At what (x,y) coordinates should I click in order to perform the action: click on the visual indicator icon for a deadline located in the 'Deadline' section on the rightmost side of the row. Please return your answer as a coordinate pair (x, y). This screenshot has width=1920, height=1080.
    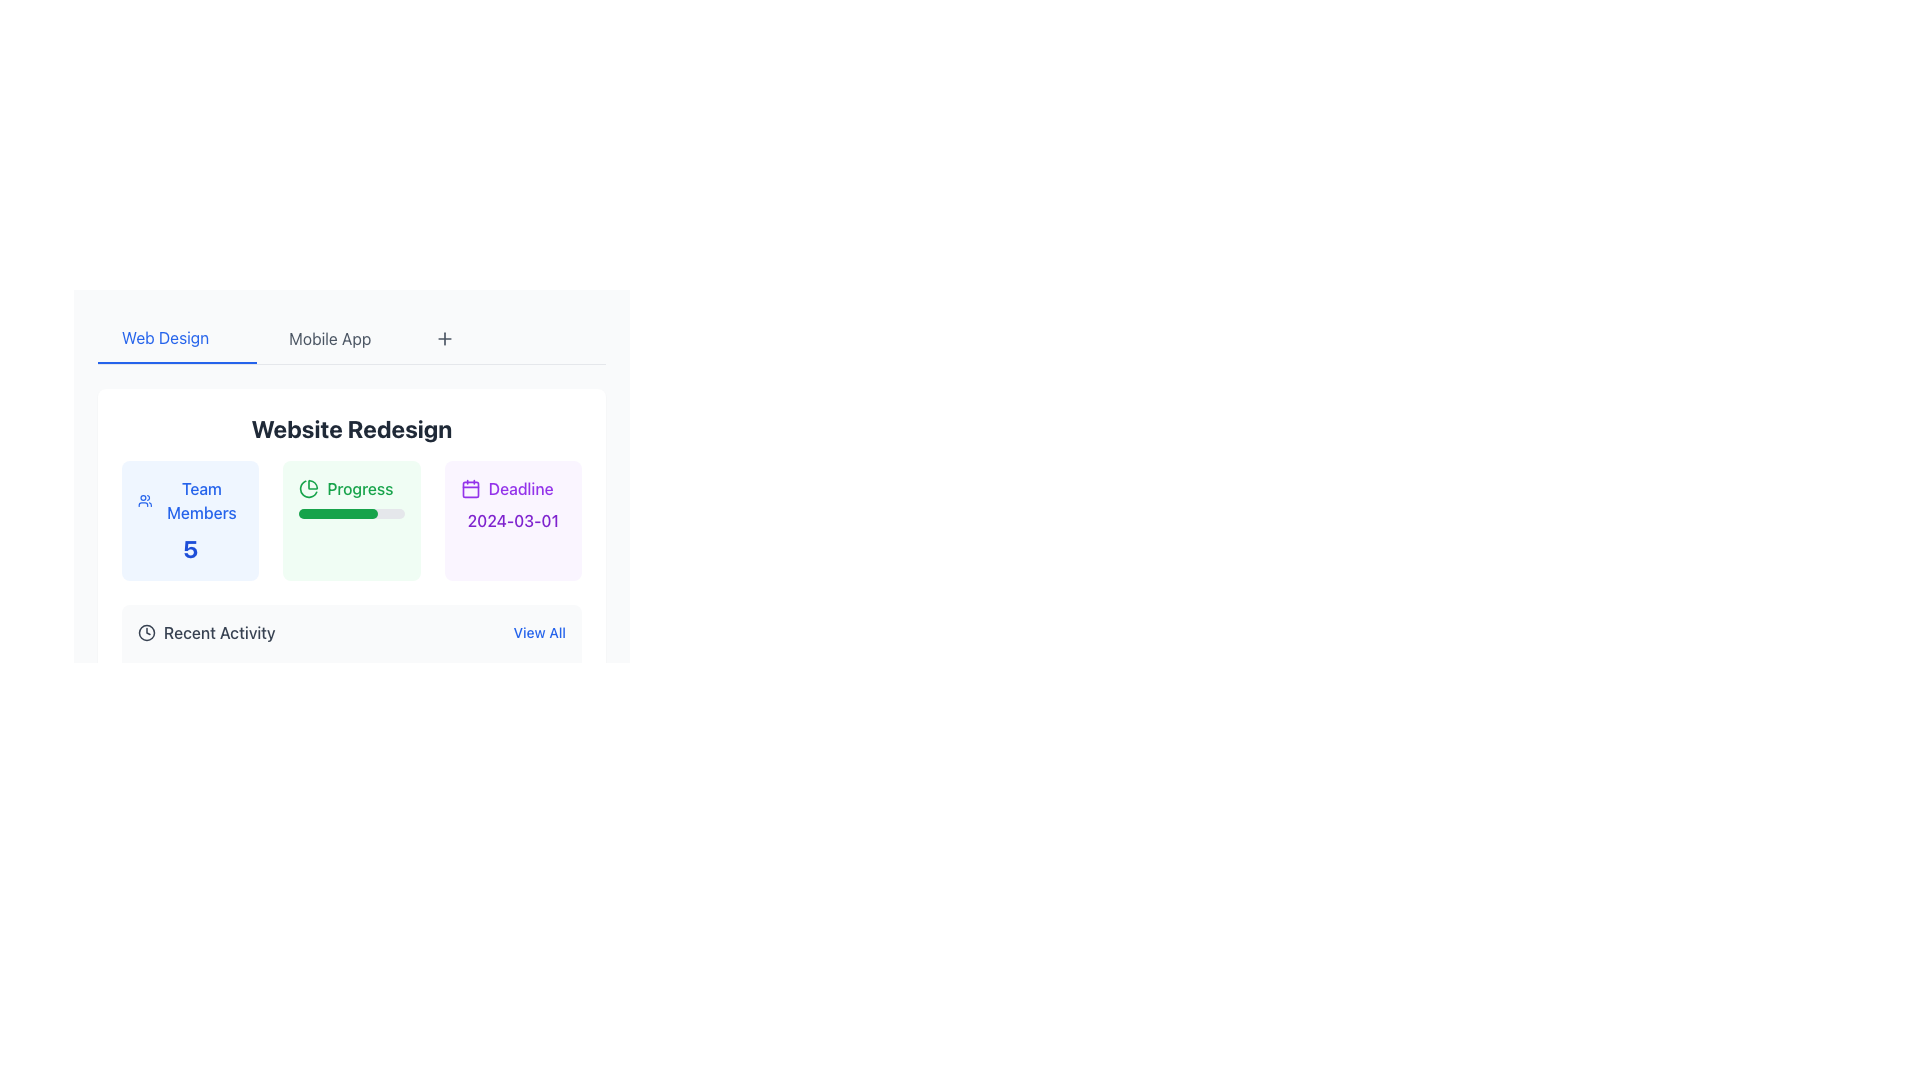
    Looking at the image, I should click on (469, 489).